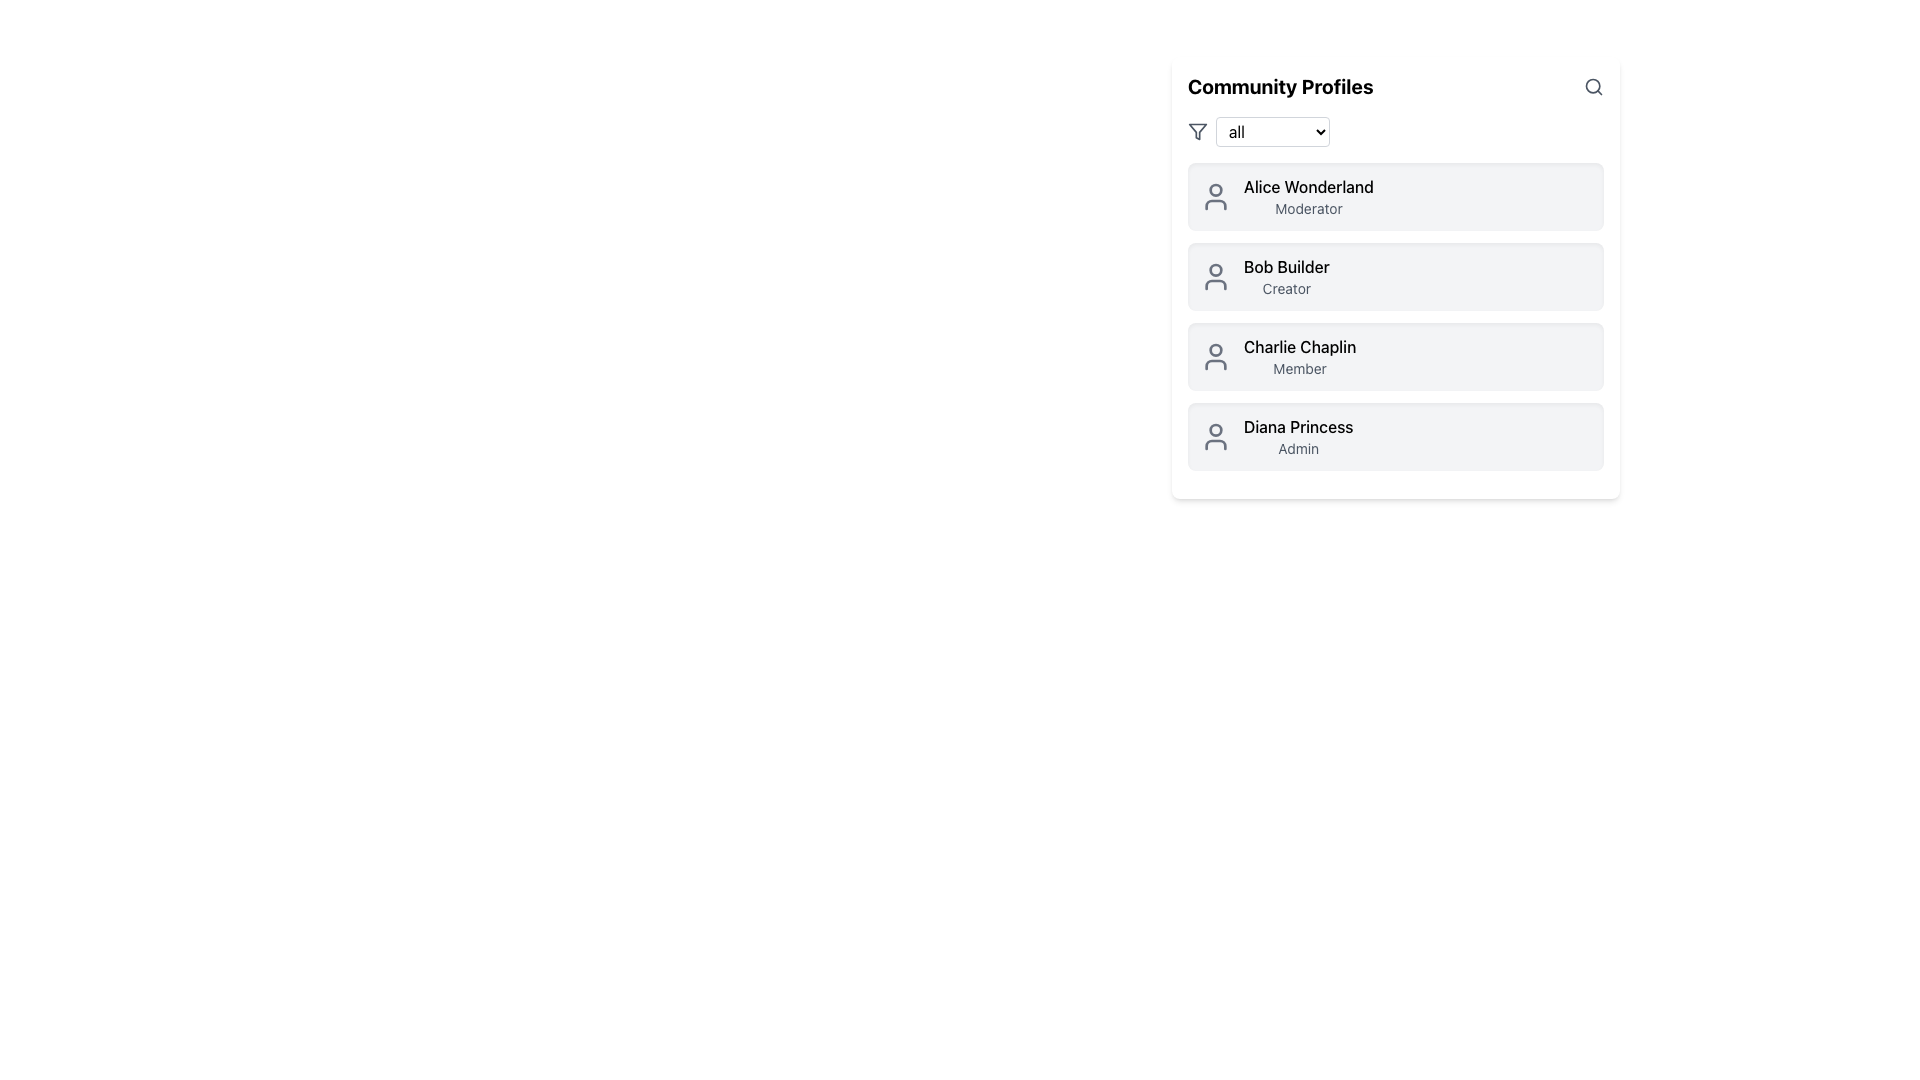 The image size is (1920, 1080). Describe the element at coordinates (1214, 356) in the screenshot. I see `the user profile icon for 'Charlie Chaplin', which is a simplistic line art silhouette icon in gray color, positioned left of the name in the community profiles list` at that location.